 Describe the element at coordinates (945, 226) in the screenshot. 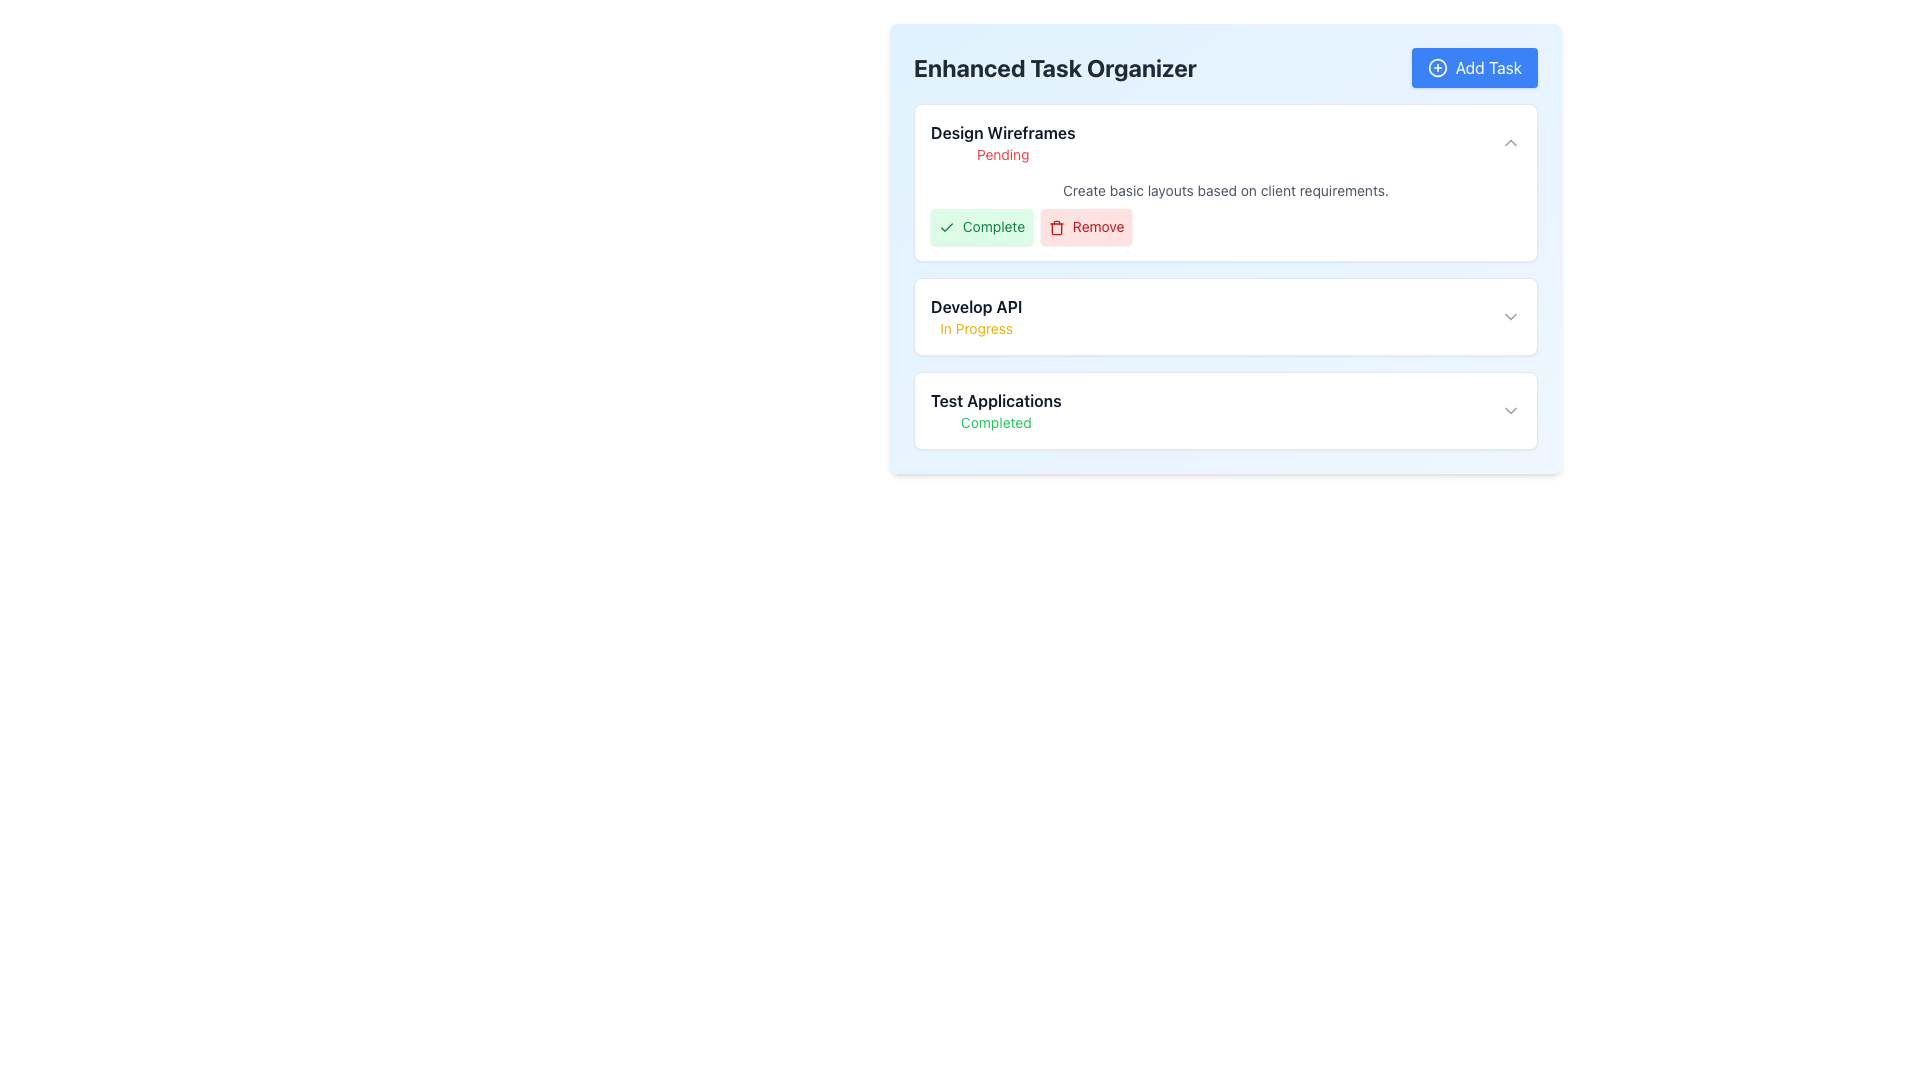

I see `the green 'Complete' button located within the 'Design Wireframes' card, which contains the icon denoting the action or status of completion` at that location.